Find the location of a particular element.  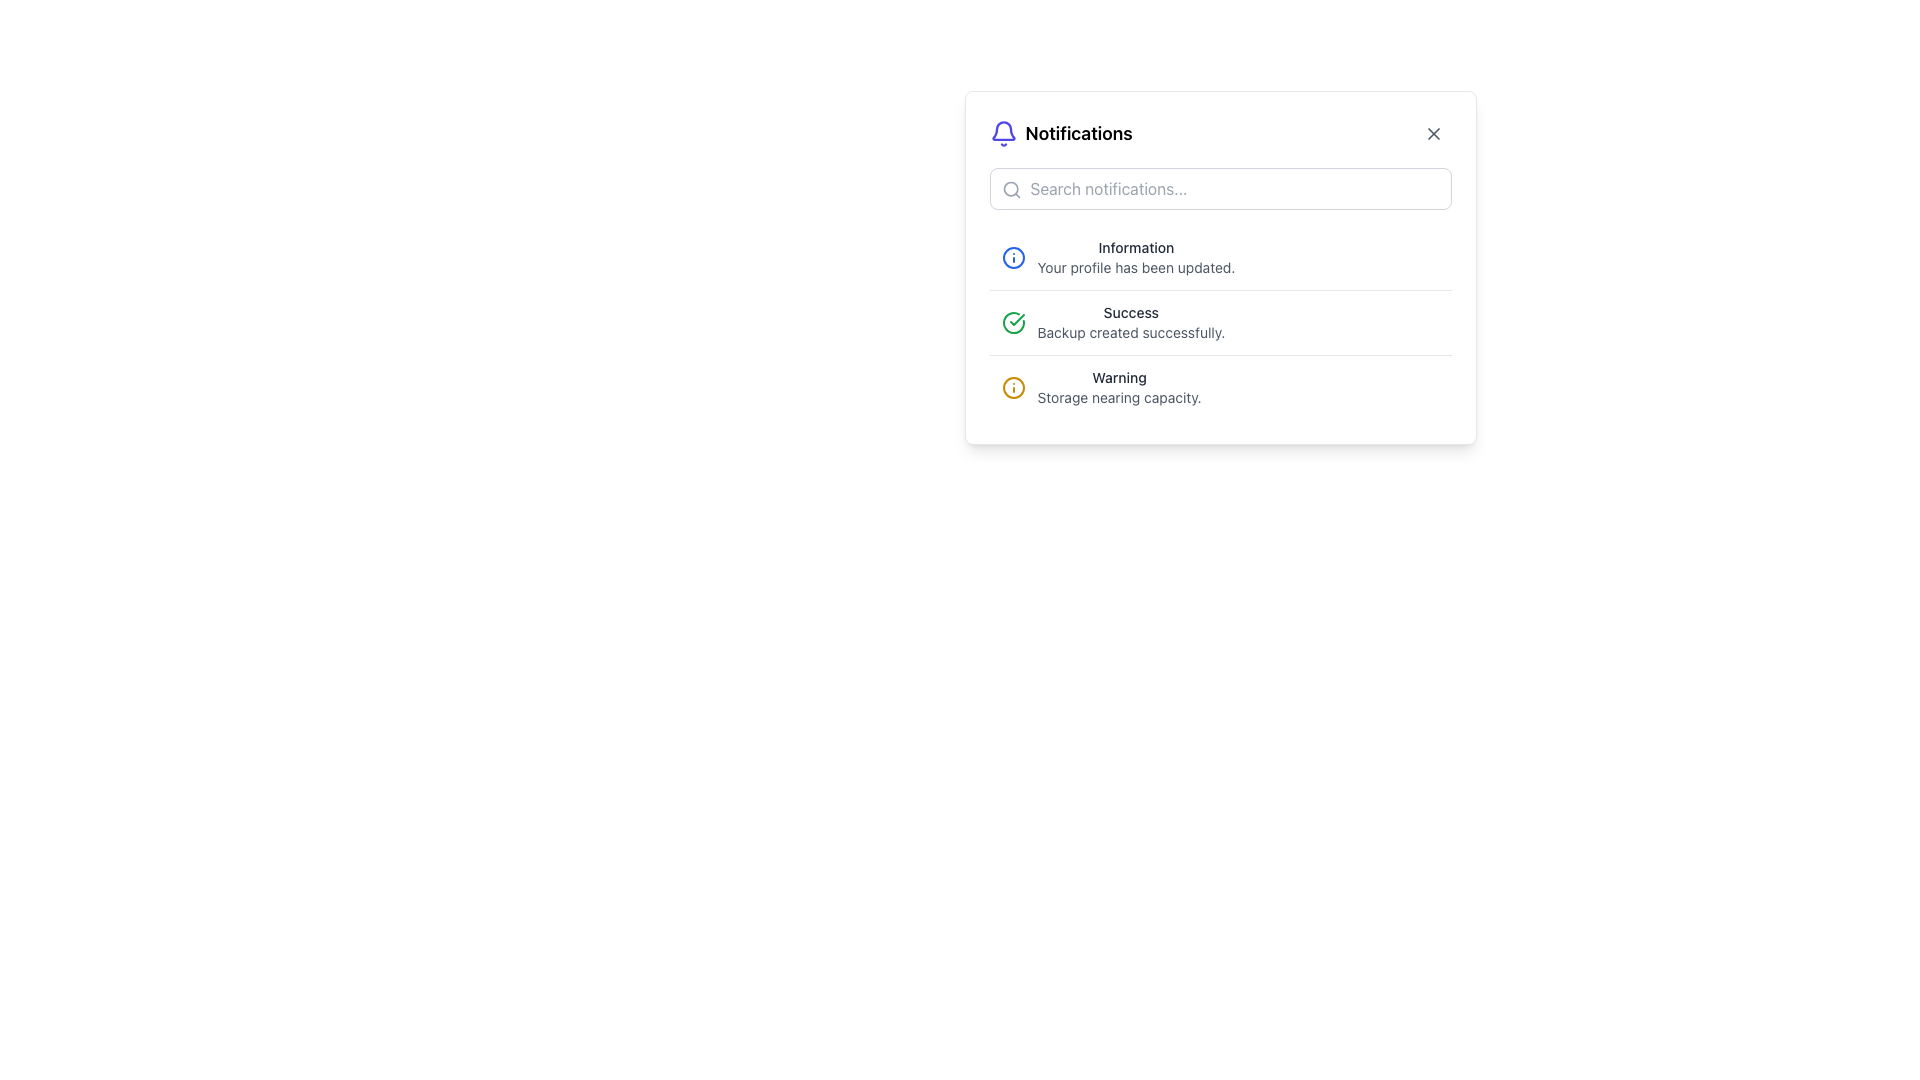

the 'Warning' notification text, which indicates 'Storage nearing capacity' in the notification list of the modal is located at coordinates (1118, 388).